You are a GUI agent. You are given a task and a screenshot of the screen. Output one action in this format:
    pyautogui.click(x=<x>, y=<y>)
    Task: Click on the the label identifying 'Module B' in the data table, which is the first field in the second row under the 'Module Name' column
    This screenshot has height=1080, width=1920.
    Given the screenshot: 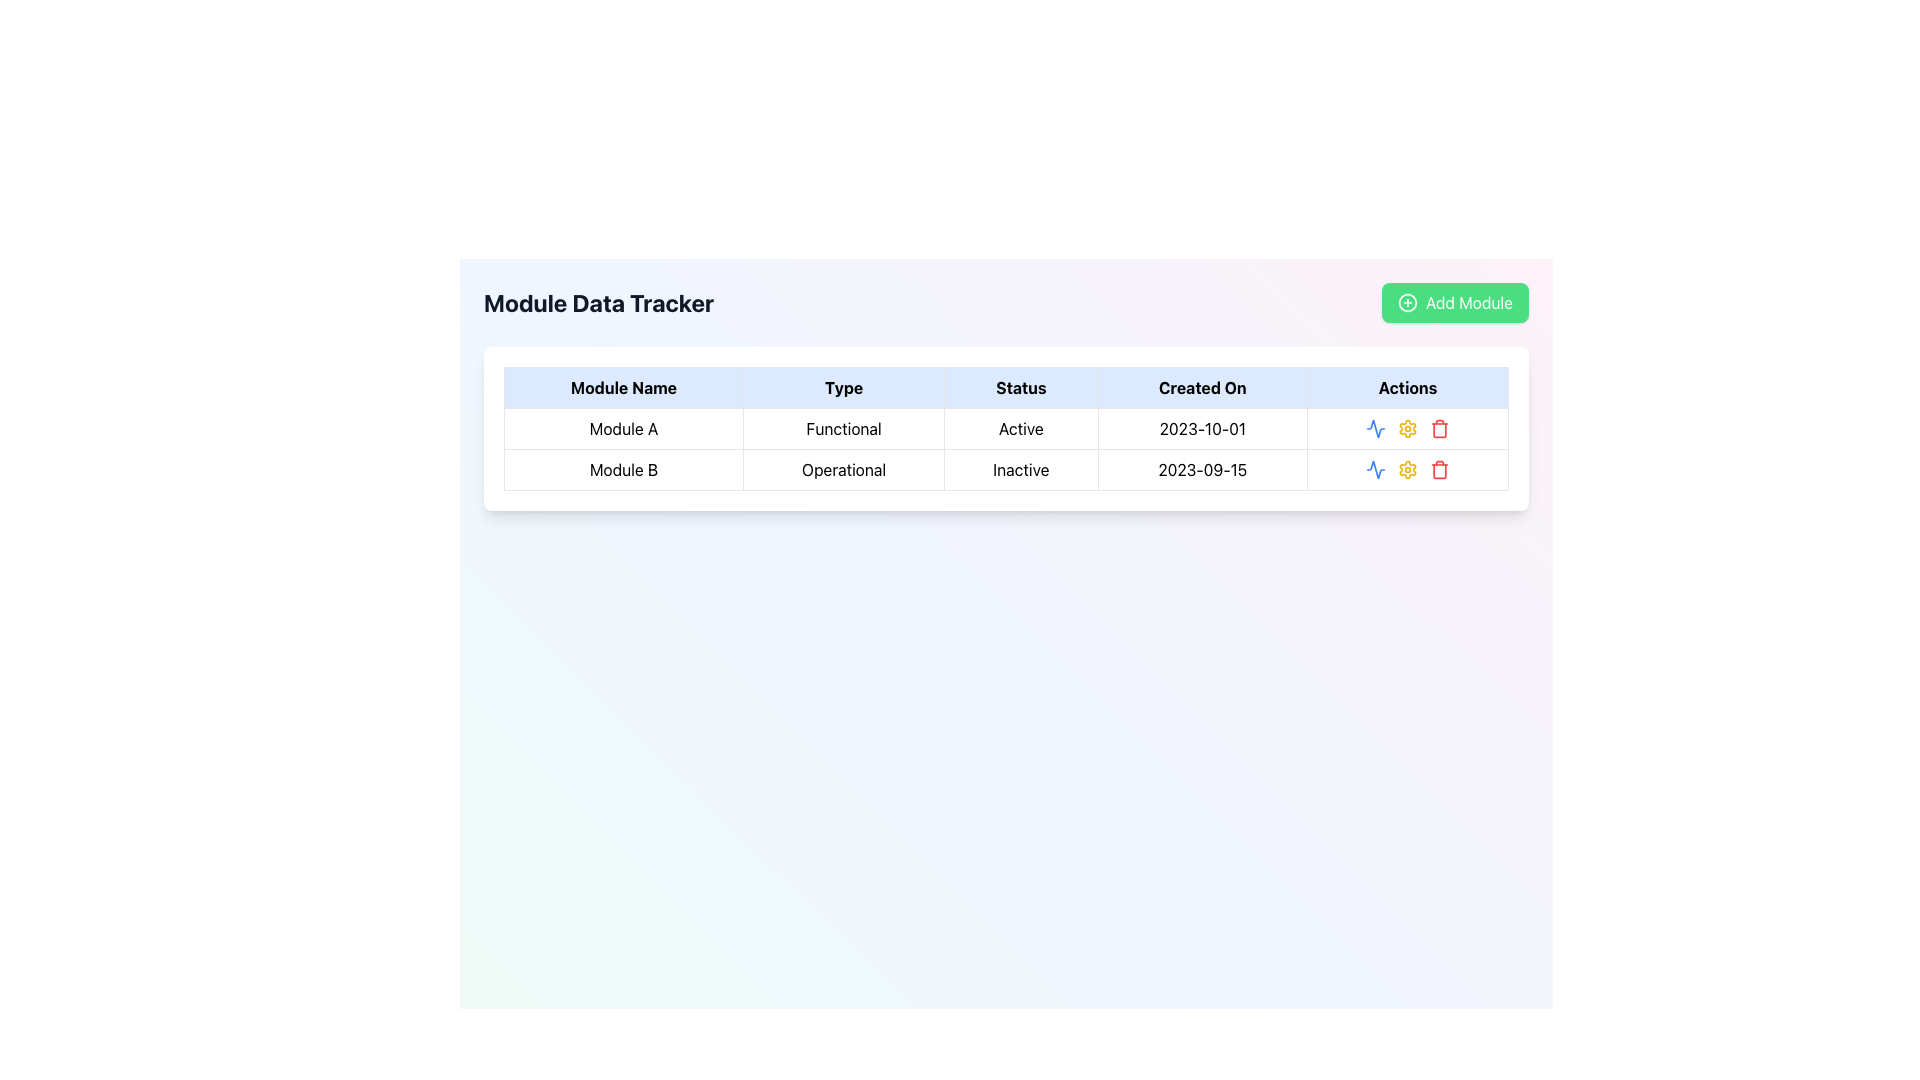 What is the action you would take?
    pyautogui.click(x=623, y=470)
    